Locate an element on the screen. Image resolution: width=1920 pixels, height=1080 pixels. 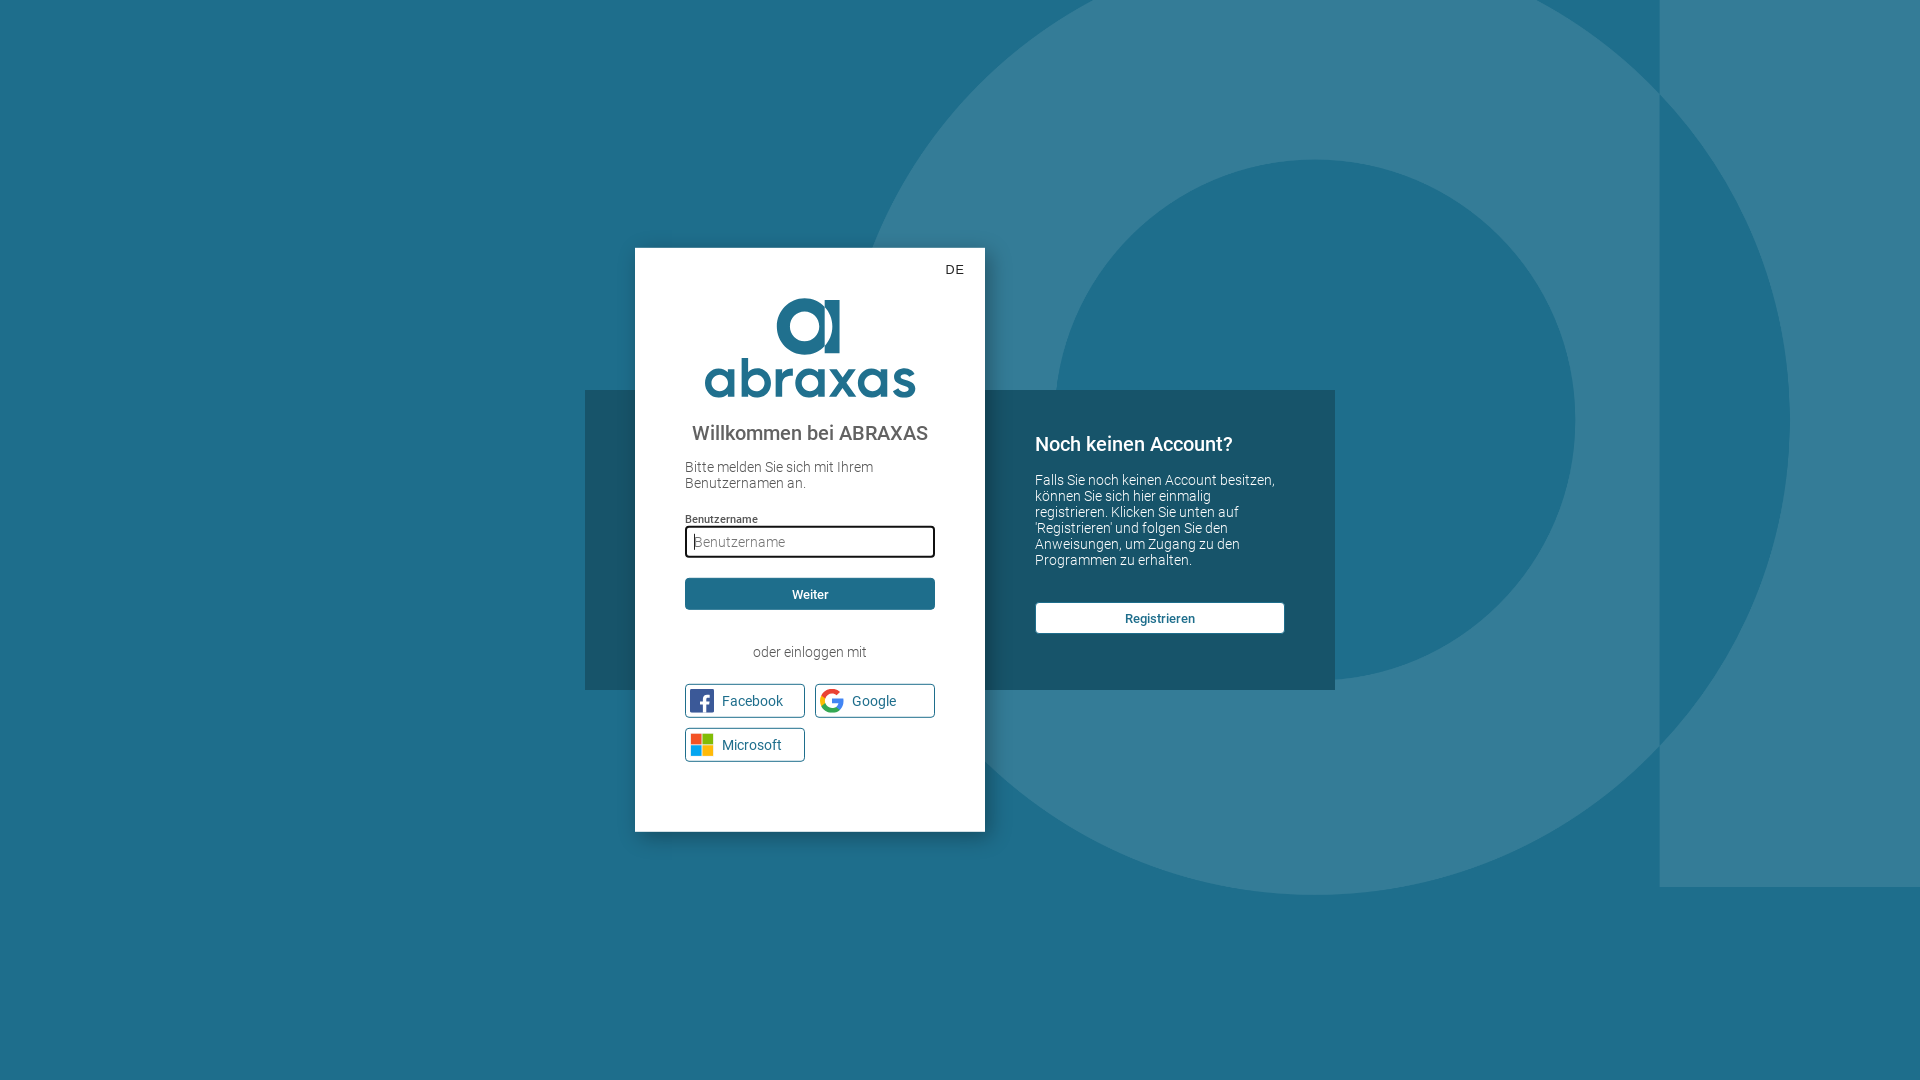
'Google' is located at coordinates (874, 700).